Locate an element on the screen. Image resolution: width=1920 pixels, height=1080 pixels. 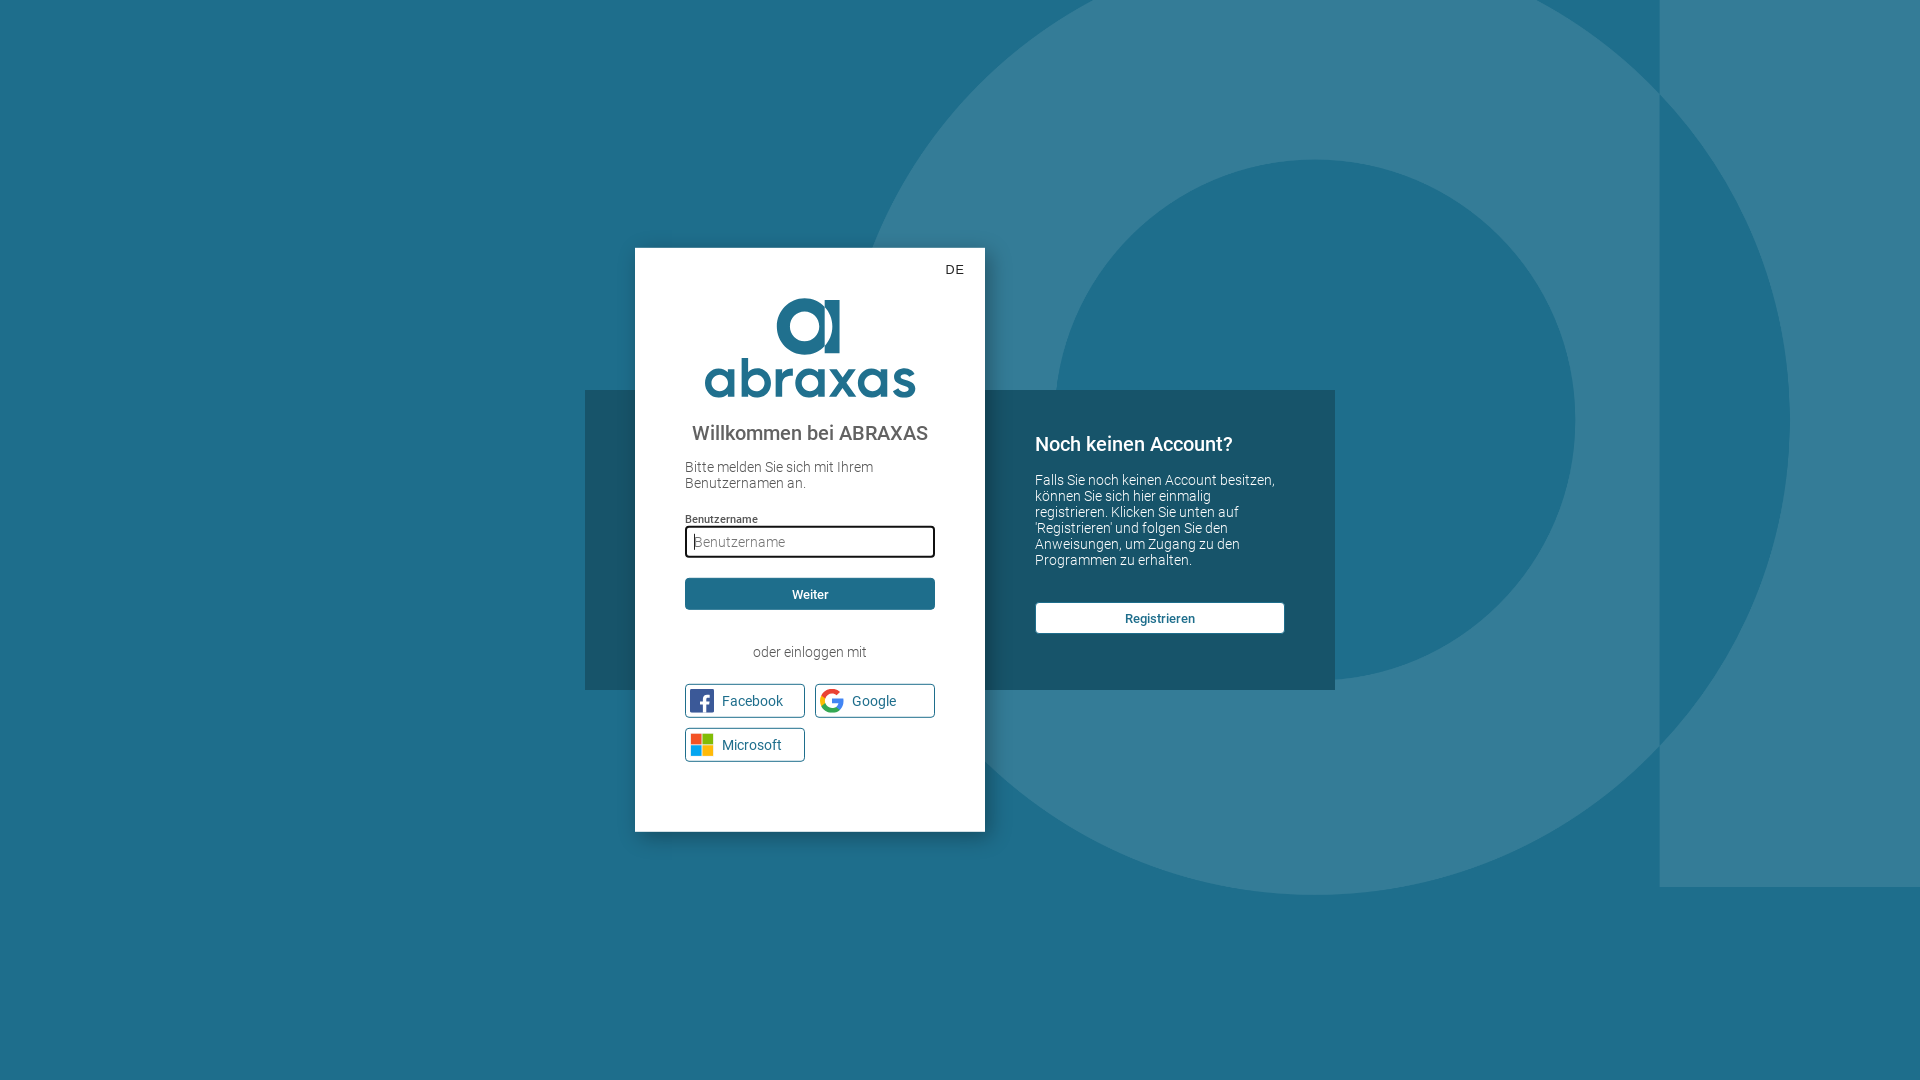
'Google' is located at coordinates (874, 700).